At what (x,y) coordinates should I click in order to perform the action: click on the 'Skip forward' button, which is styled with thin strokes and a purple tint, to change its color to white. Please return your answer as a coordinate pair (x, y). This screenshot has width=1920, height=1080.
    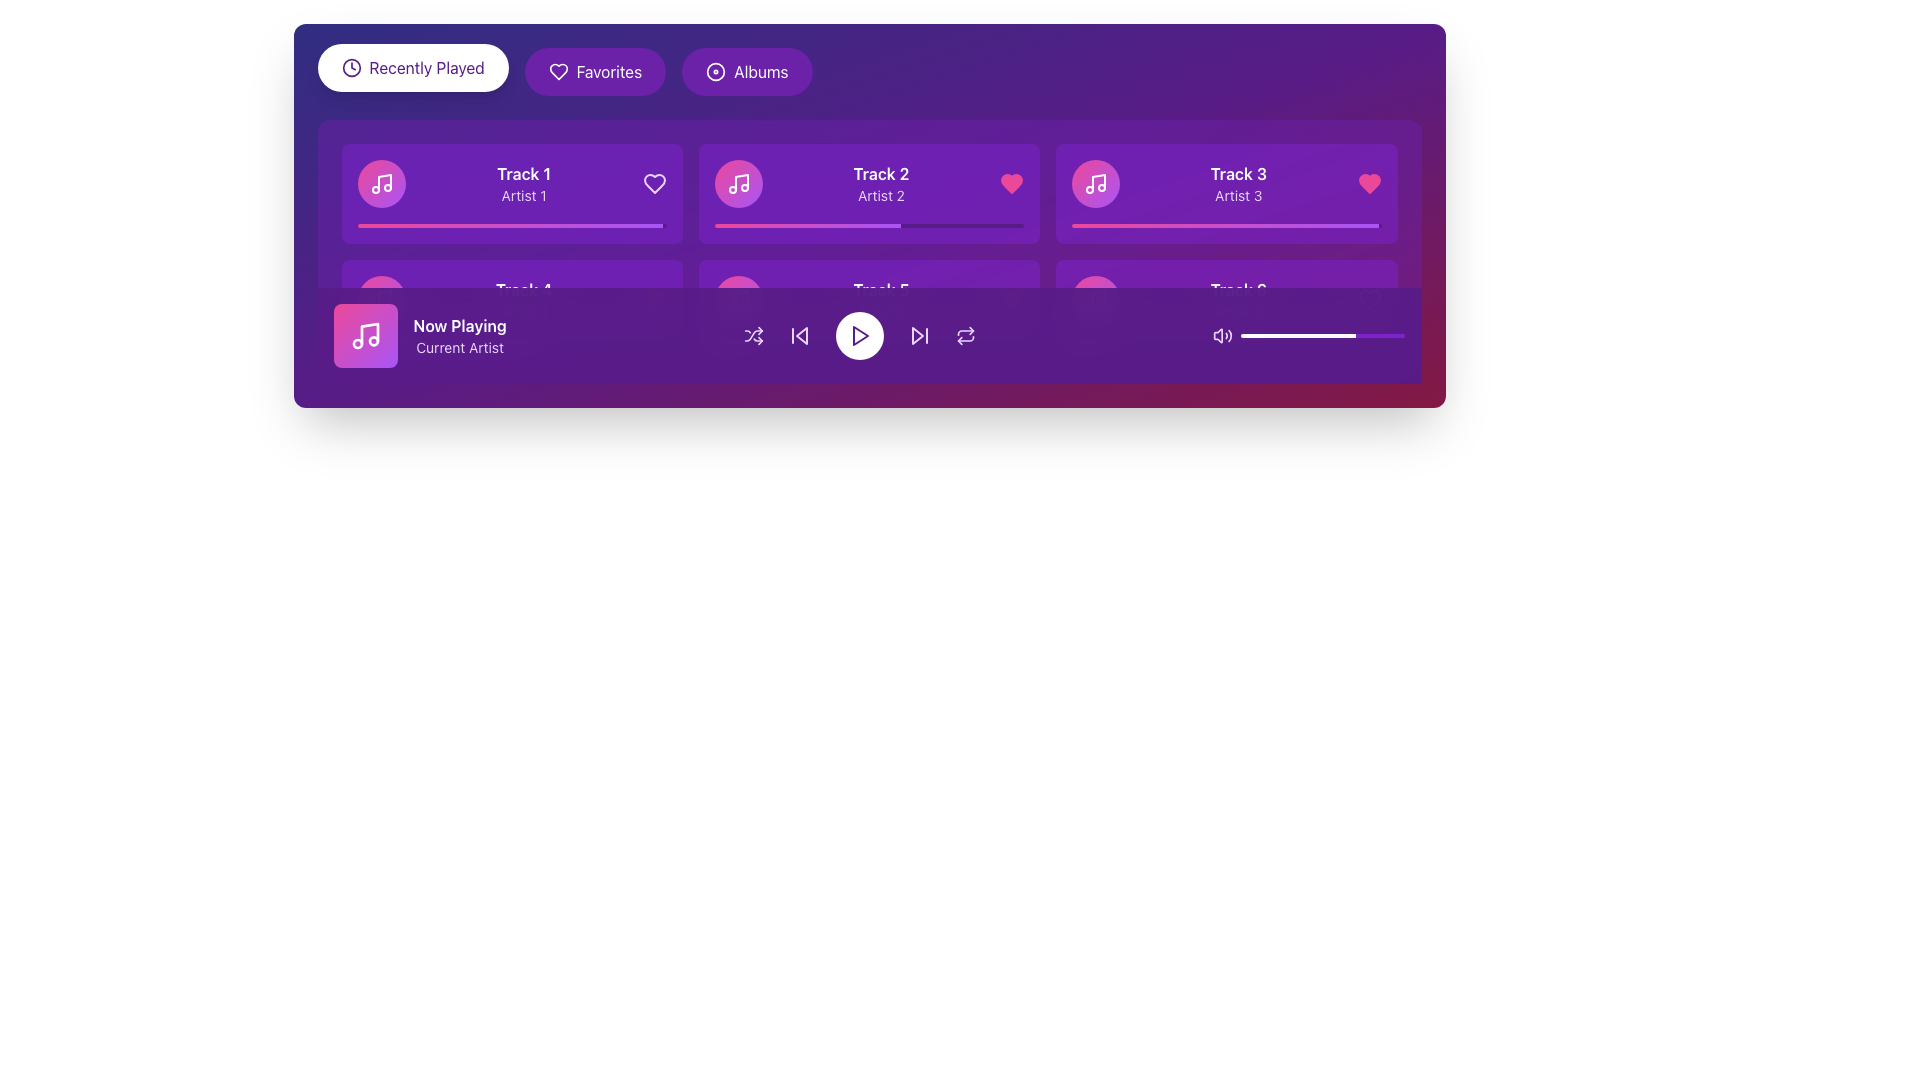
    Looking at the image, I should click on (919, 334).